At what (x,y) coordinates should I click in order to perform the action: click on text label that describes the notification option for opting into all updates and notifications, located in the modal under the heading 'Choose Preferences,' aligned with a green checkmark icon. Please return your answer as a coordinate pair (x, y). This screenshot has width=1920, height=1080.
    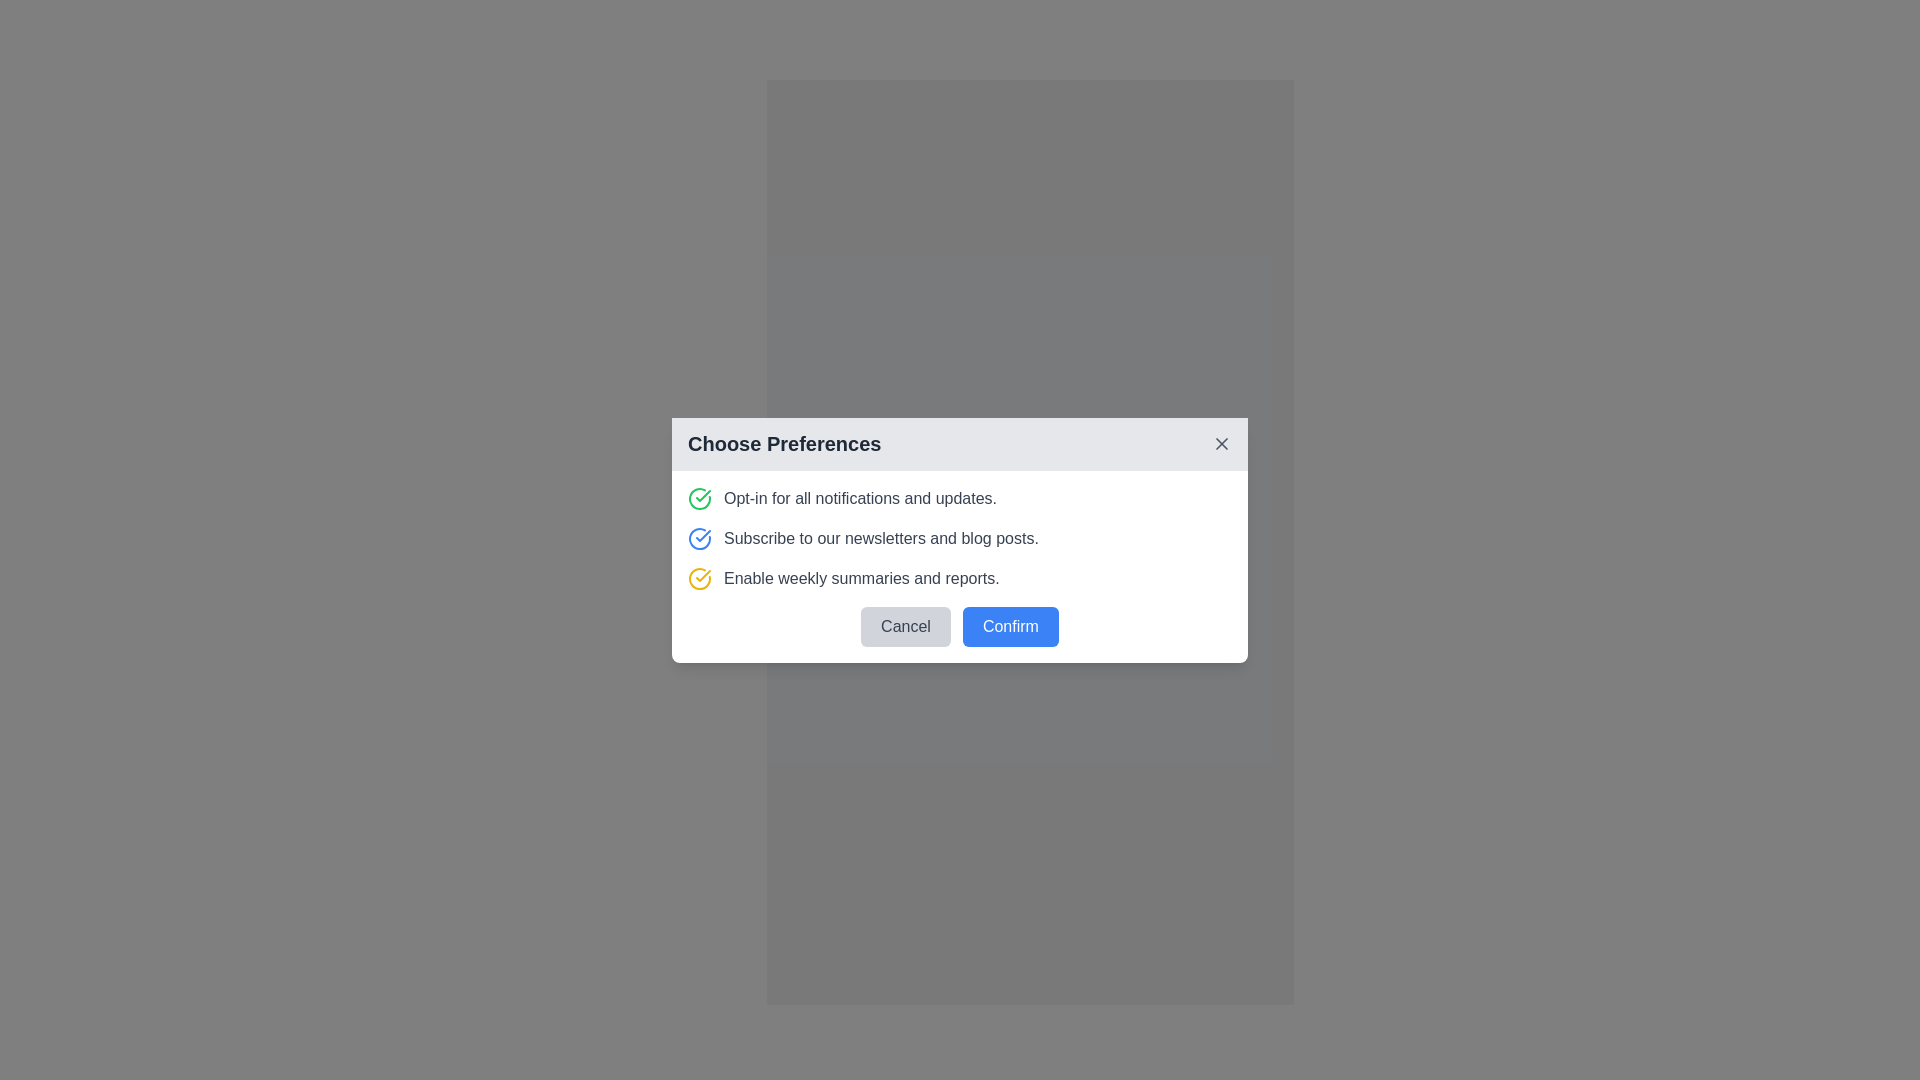
    Looking at the image, I should click on (860, 497).